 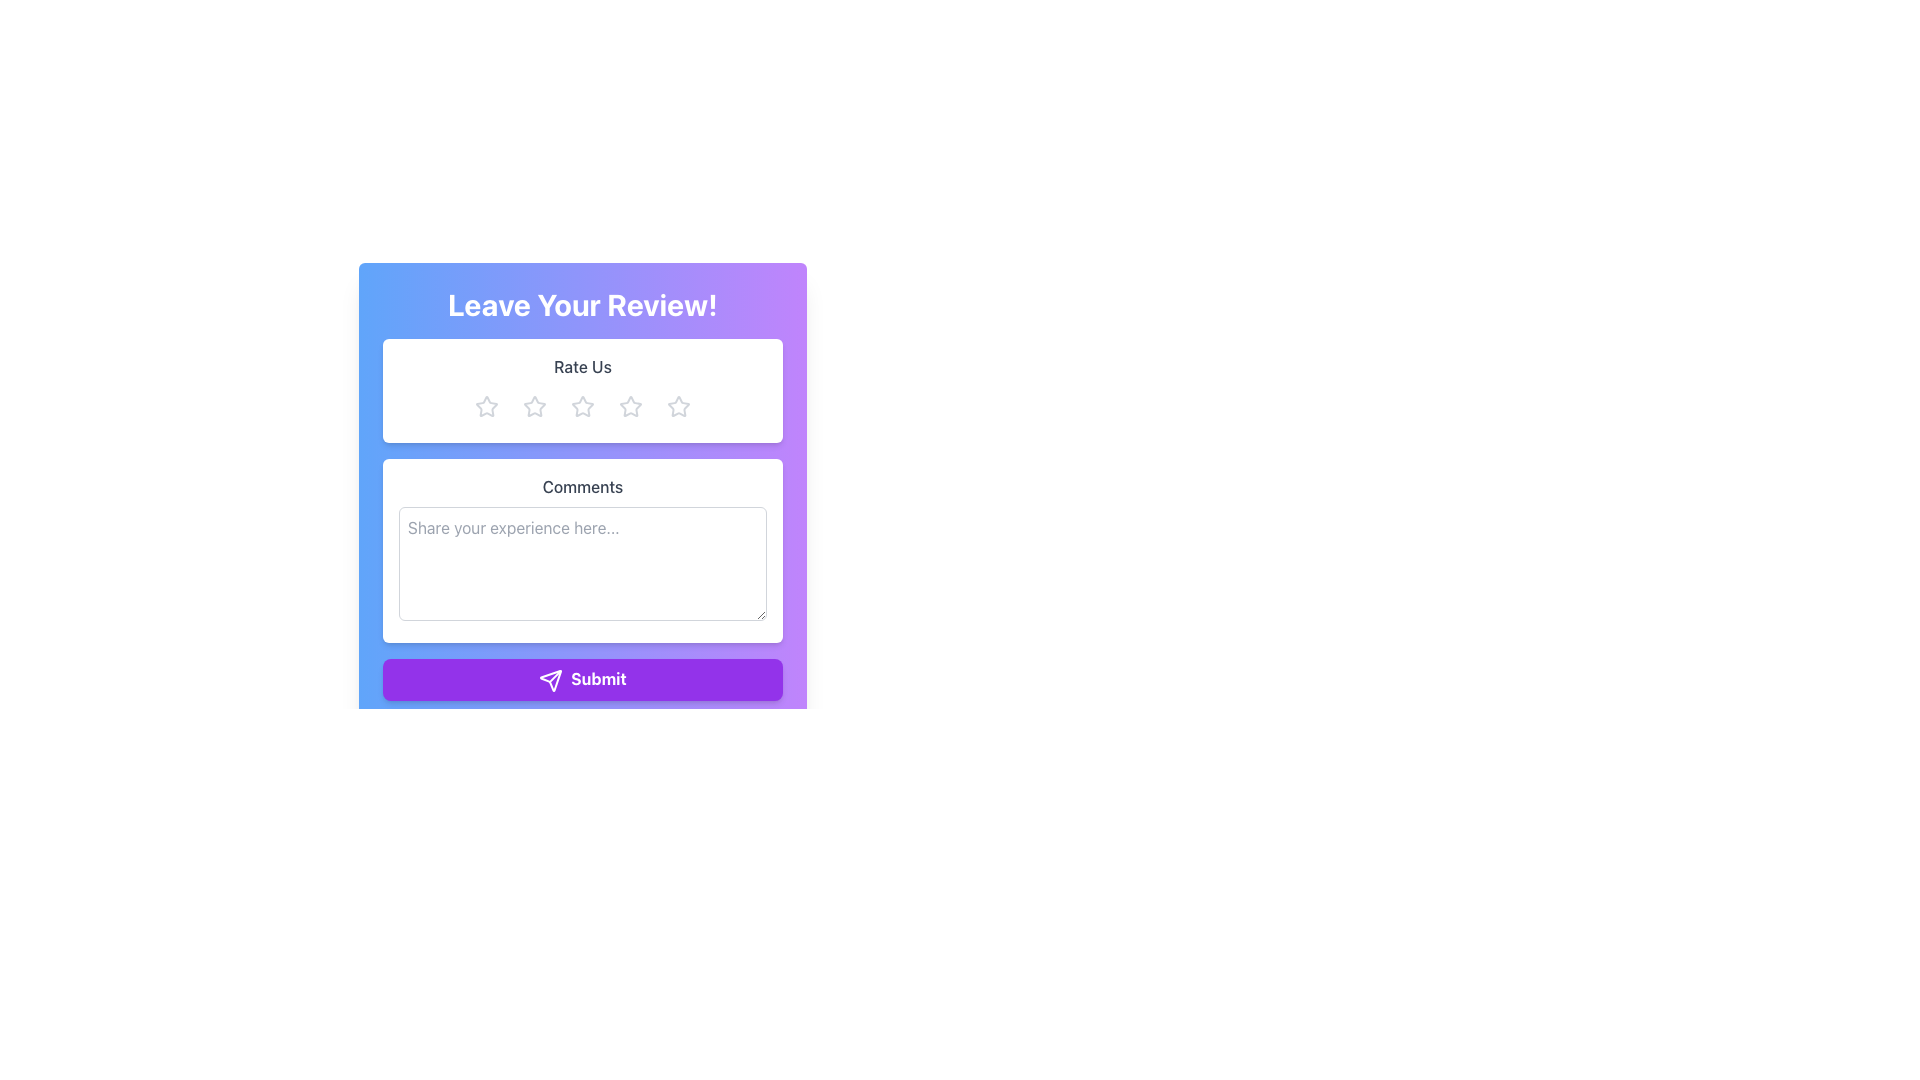 What do you see at coordinates (581, 406) in the screenshot?
I see `the third star icon in the 'Rate Us' panel, which is rendered in a grayish tone indicating it is not active or selected` at bounding box center [581, 406].